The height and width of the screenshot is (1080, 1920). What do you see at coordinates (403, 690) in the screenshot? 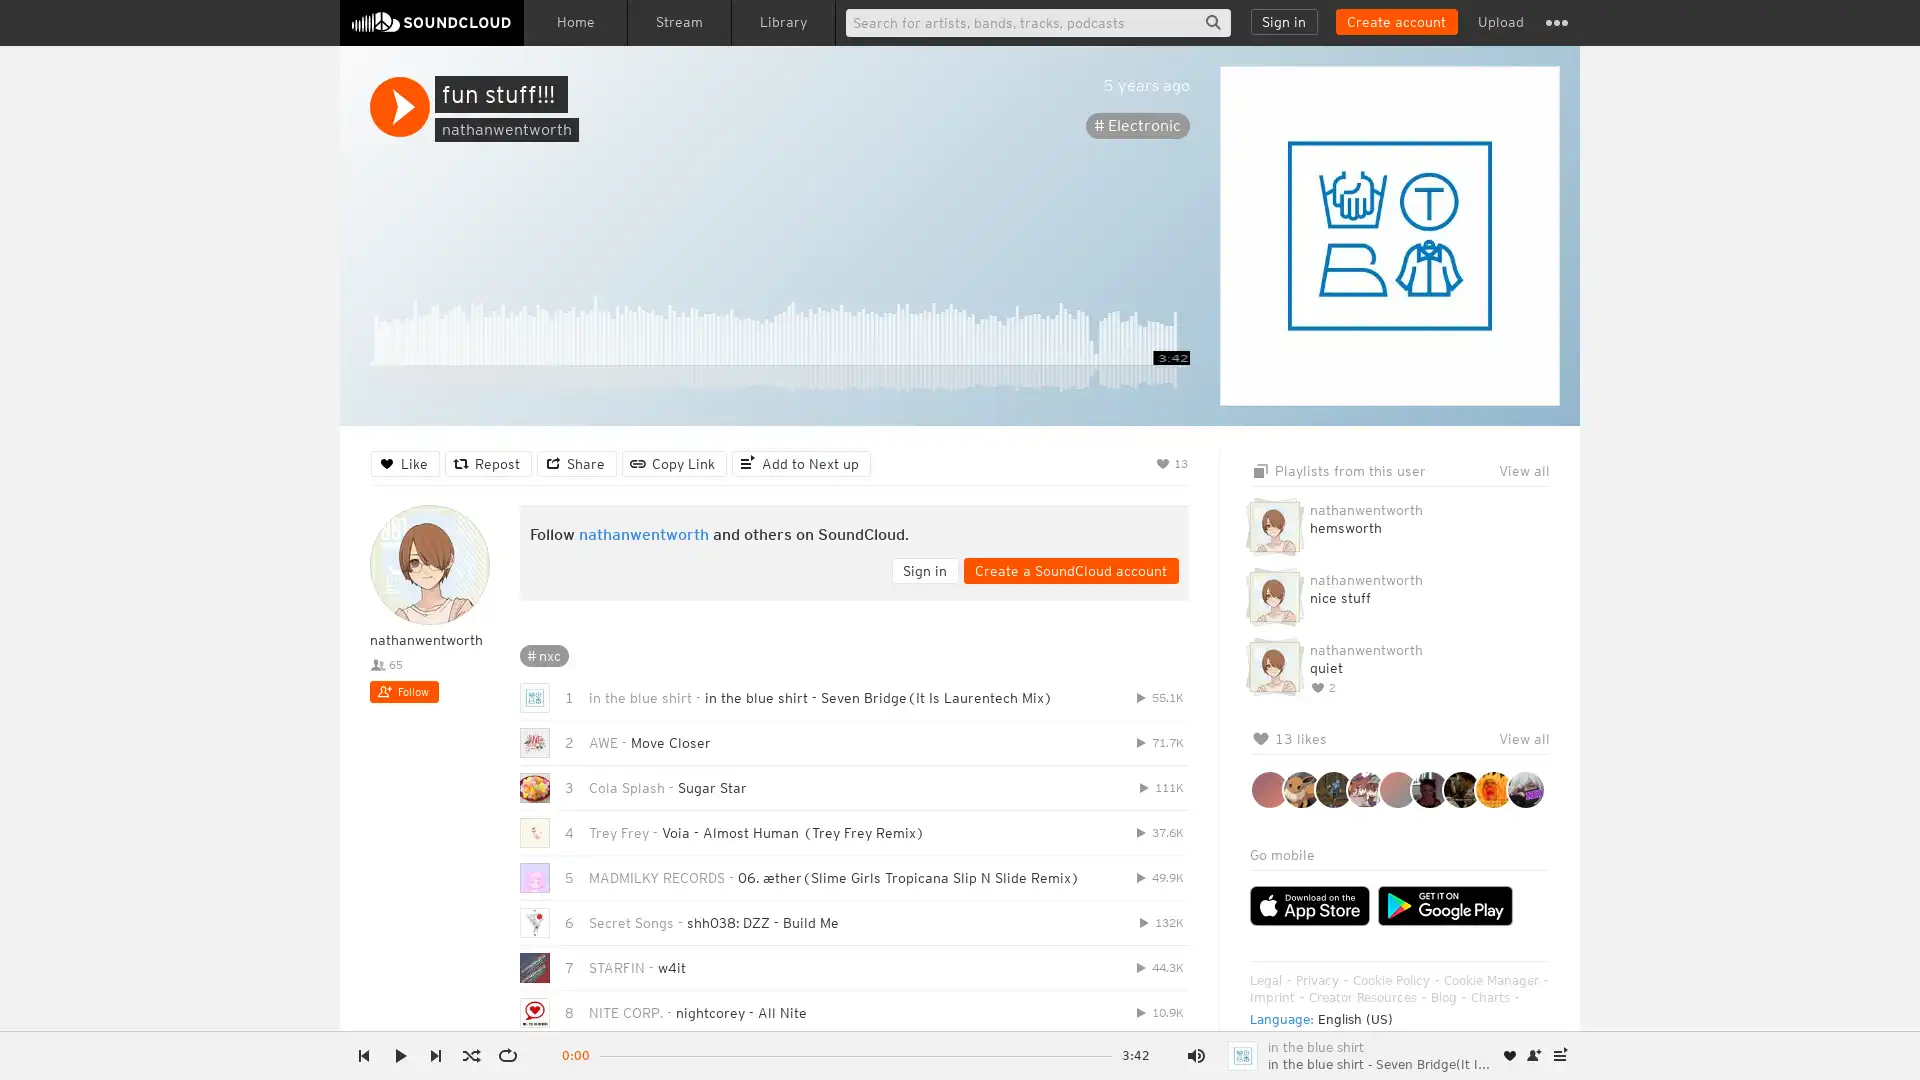
I see `Follow` at bounding box center [403, 690].